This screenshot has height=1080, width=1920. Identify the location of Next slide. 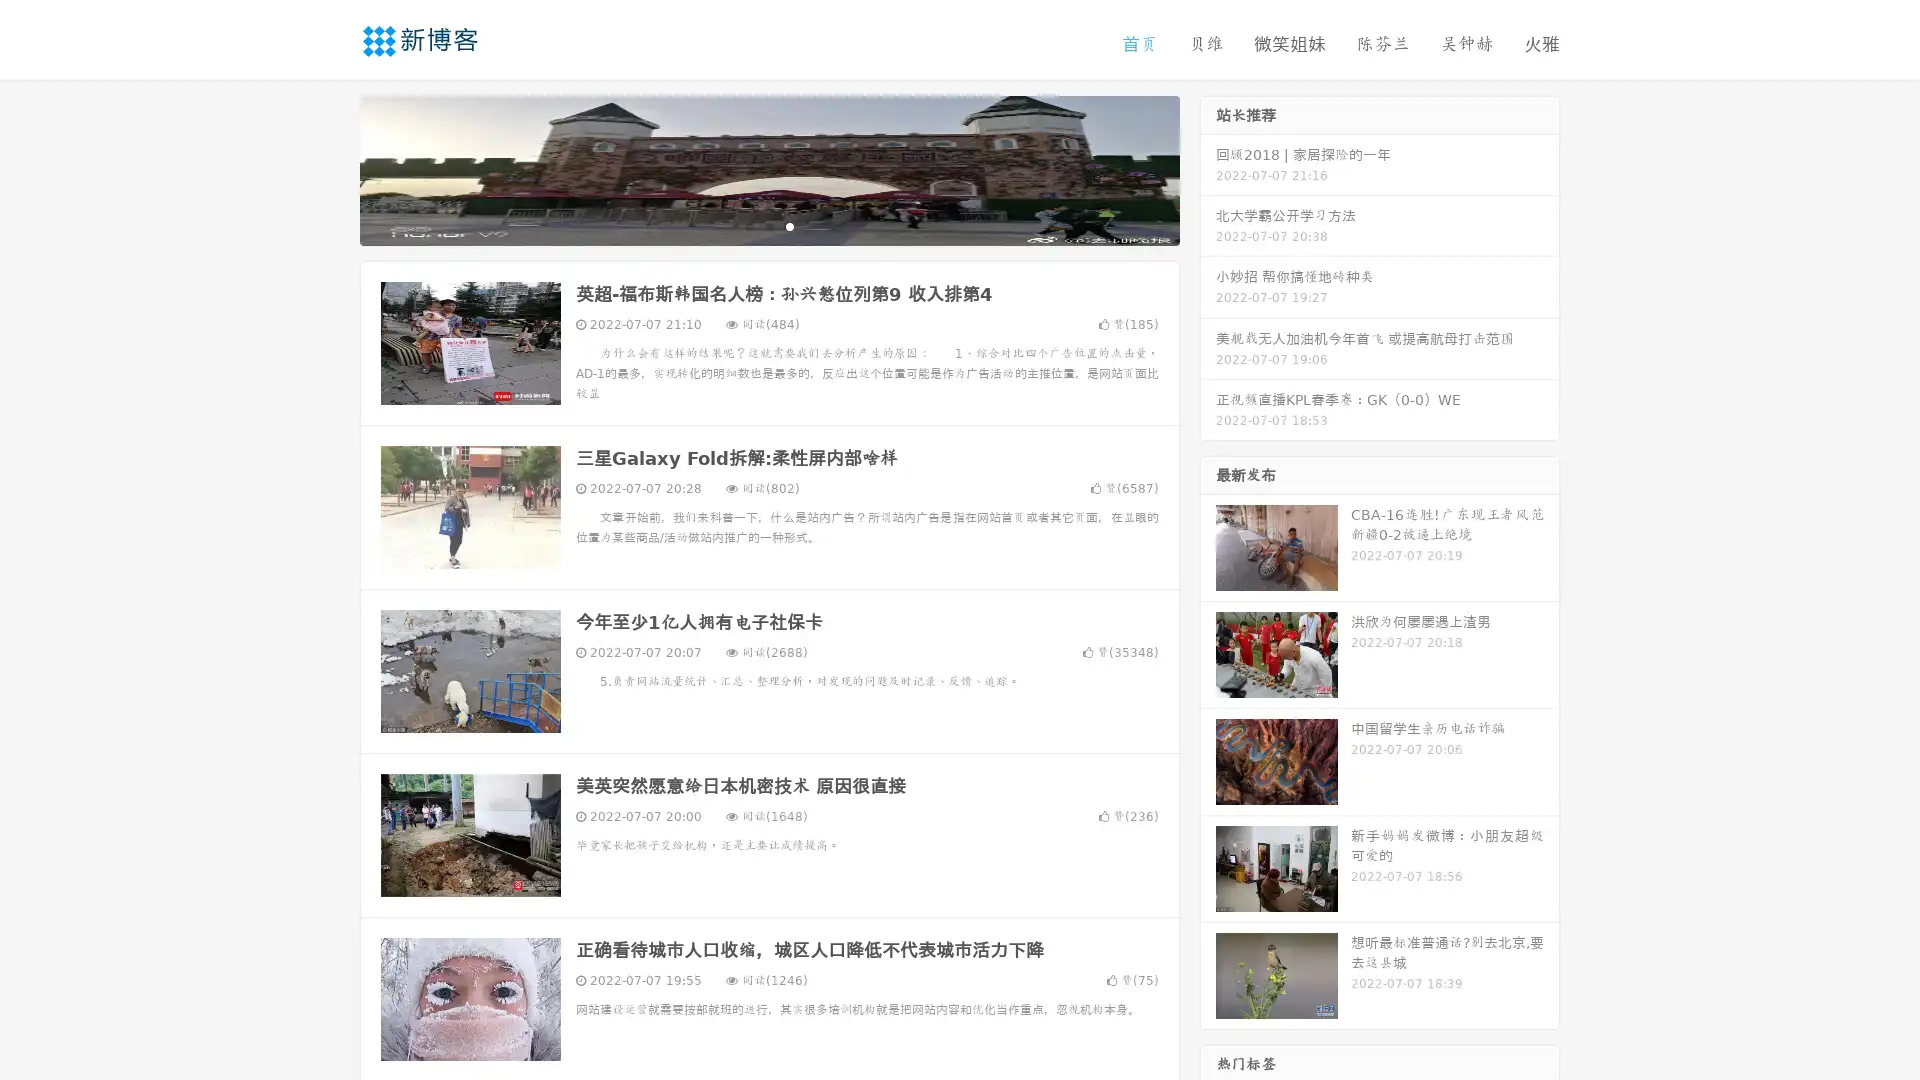
(1208, 168).